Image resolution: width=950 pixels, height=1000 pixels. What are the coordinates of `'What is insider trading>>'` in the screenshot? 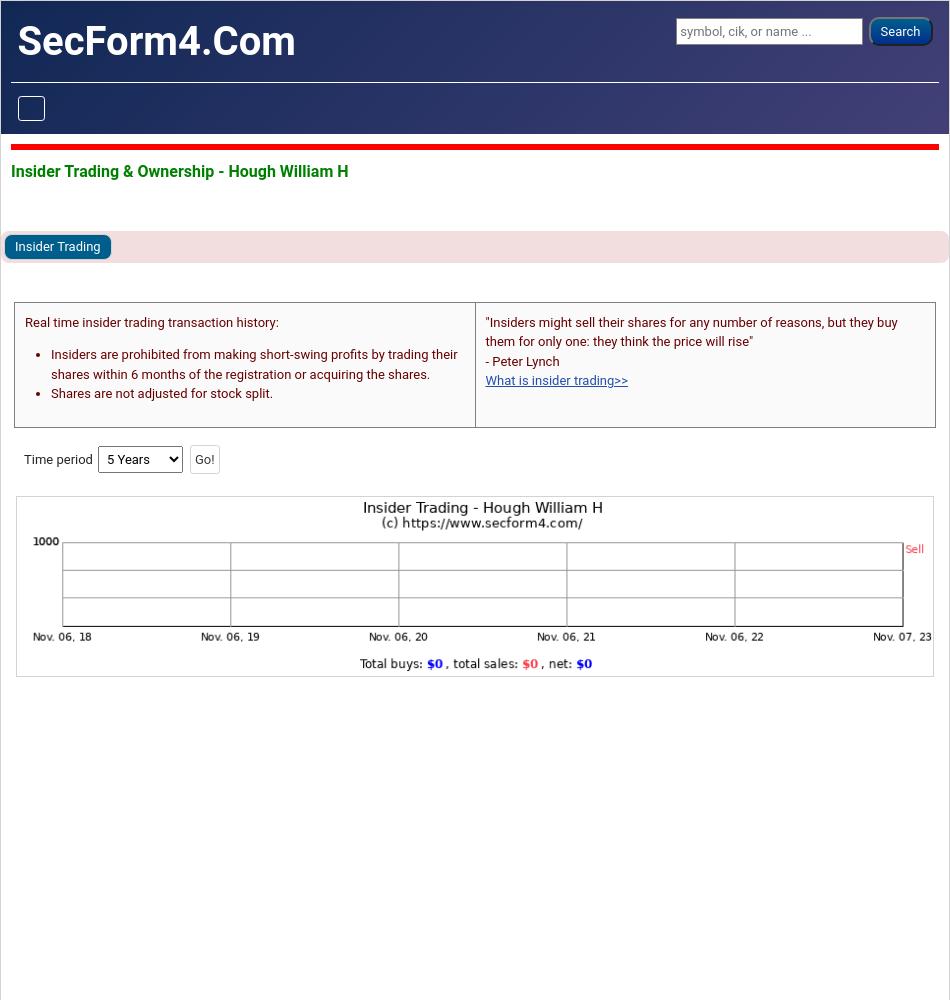 It's located at (556, 380).